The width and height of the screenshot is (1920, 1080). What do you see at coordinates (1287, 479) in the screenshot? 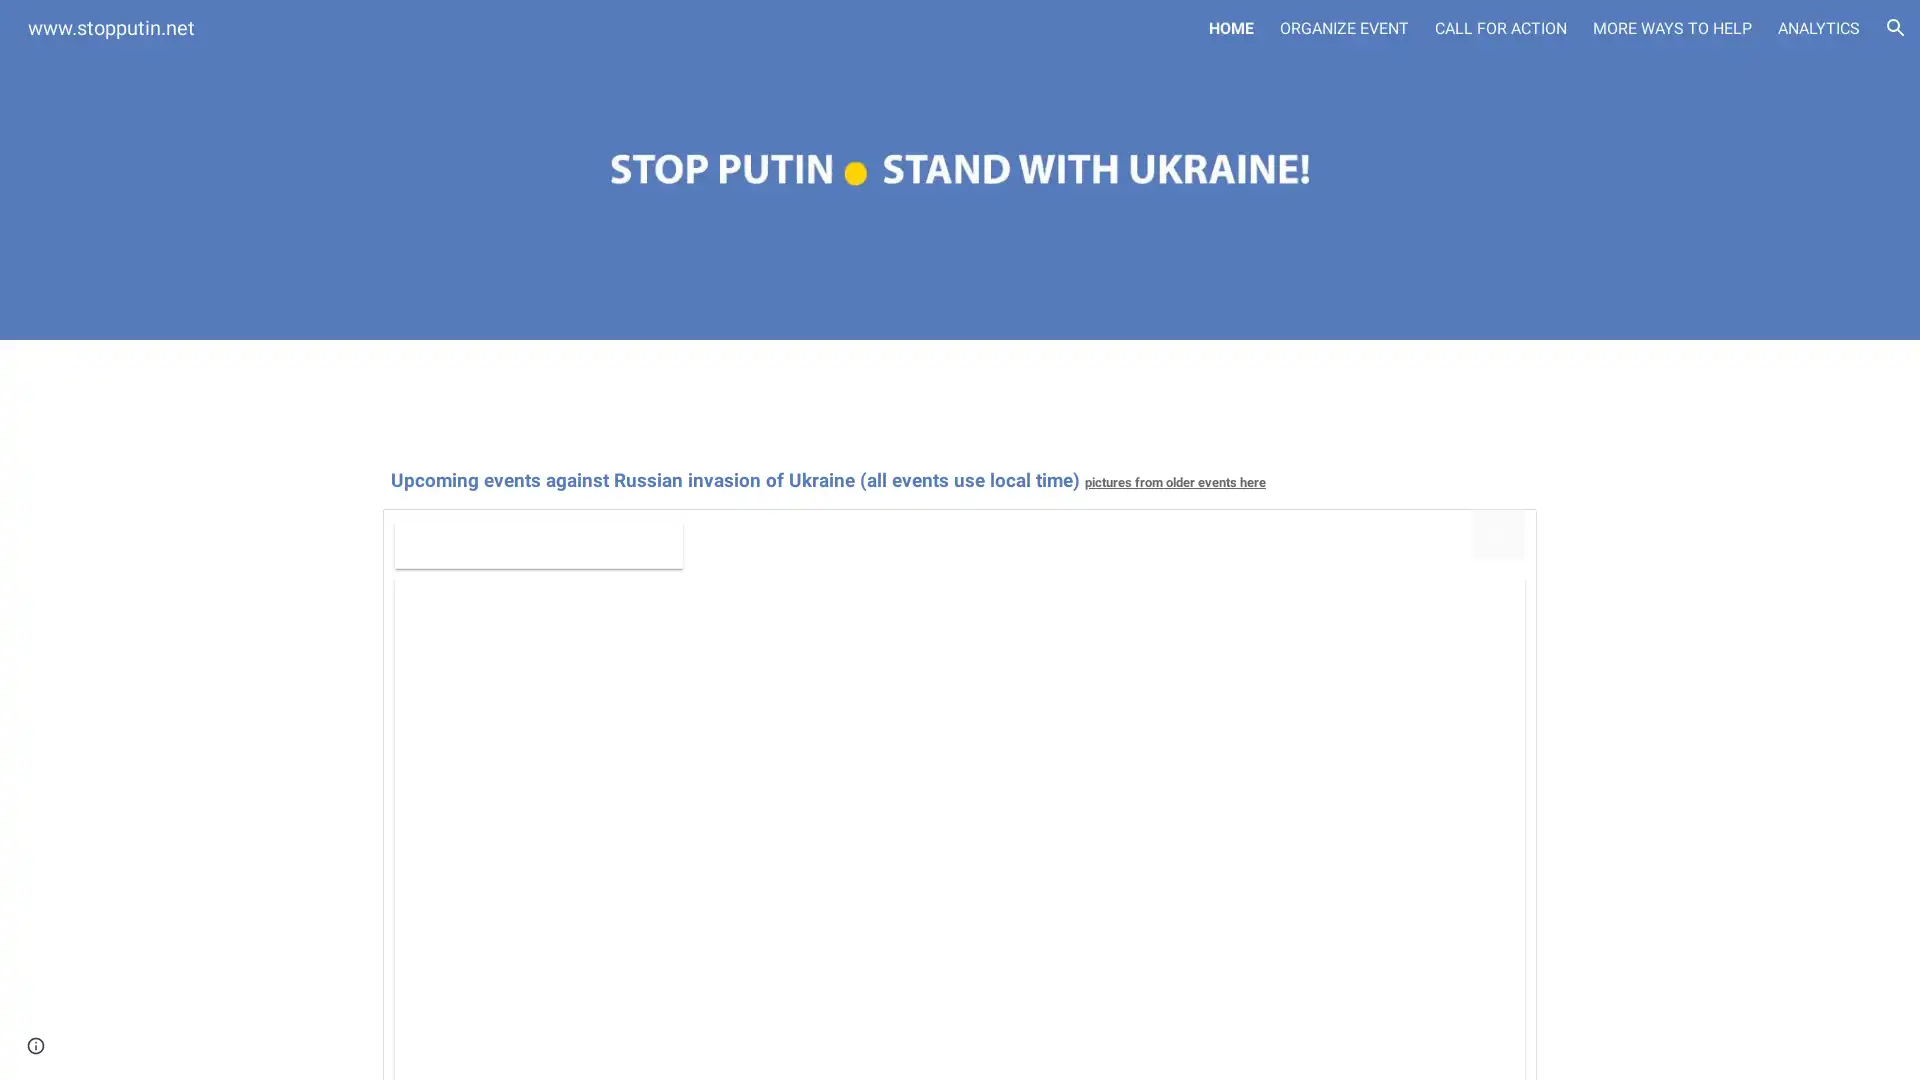
I see `Copy heading link` at bounding box center [1287, 479].